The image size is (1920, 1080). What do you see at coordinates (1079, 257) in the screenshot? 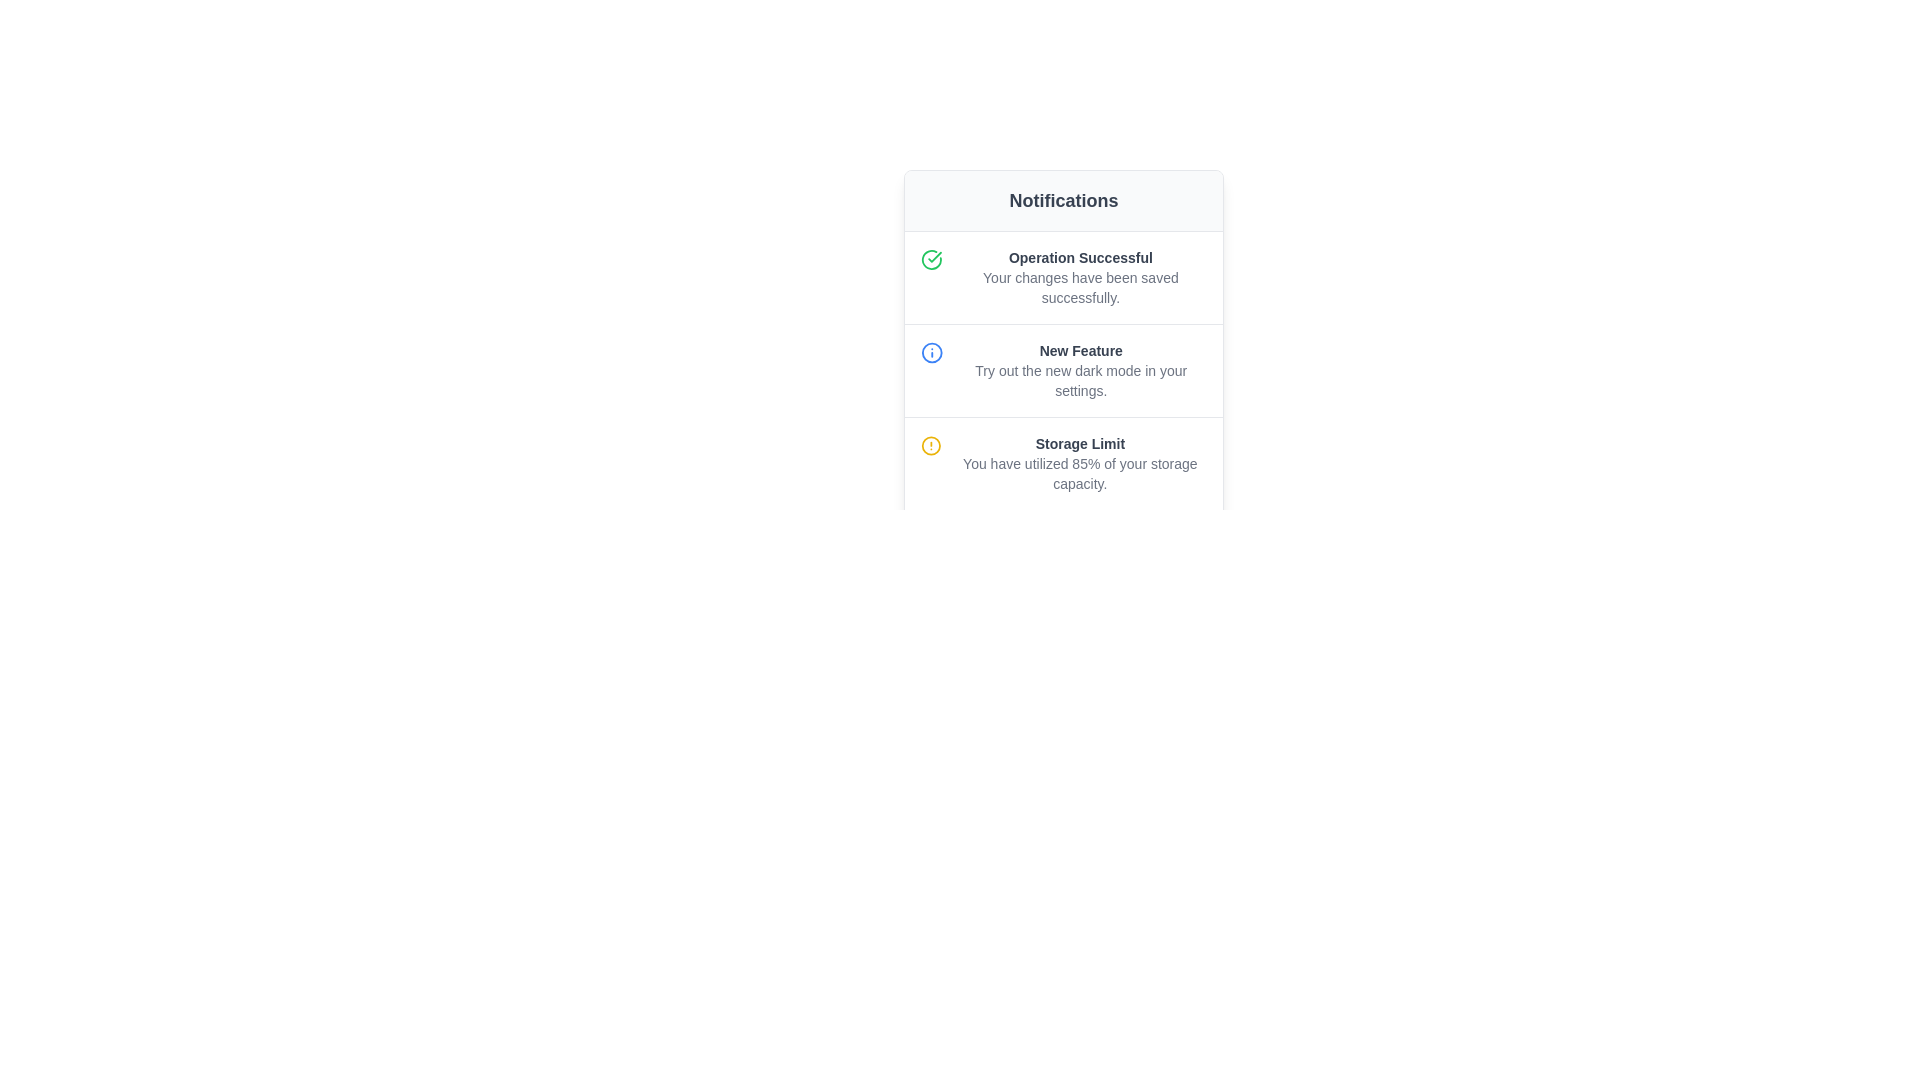
I see `the success notification text element that informs the user of a successful operation, located at the center of the notification card` at bounding box center [1079, 257].